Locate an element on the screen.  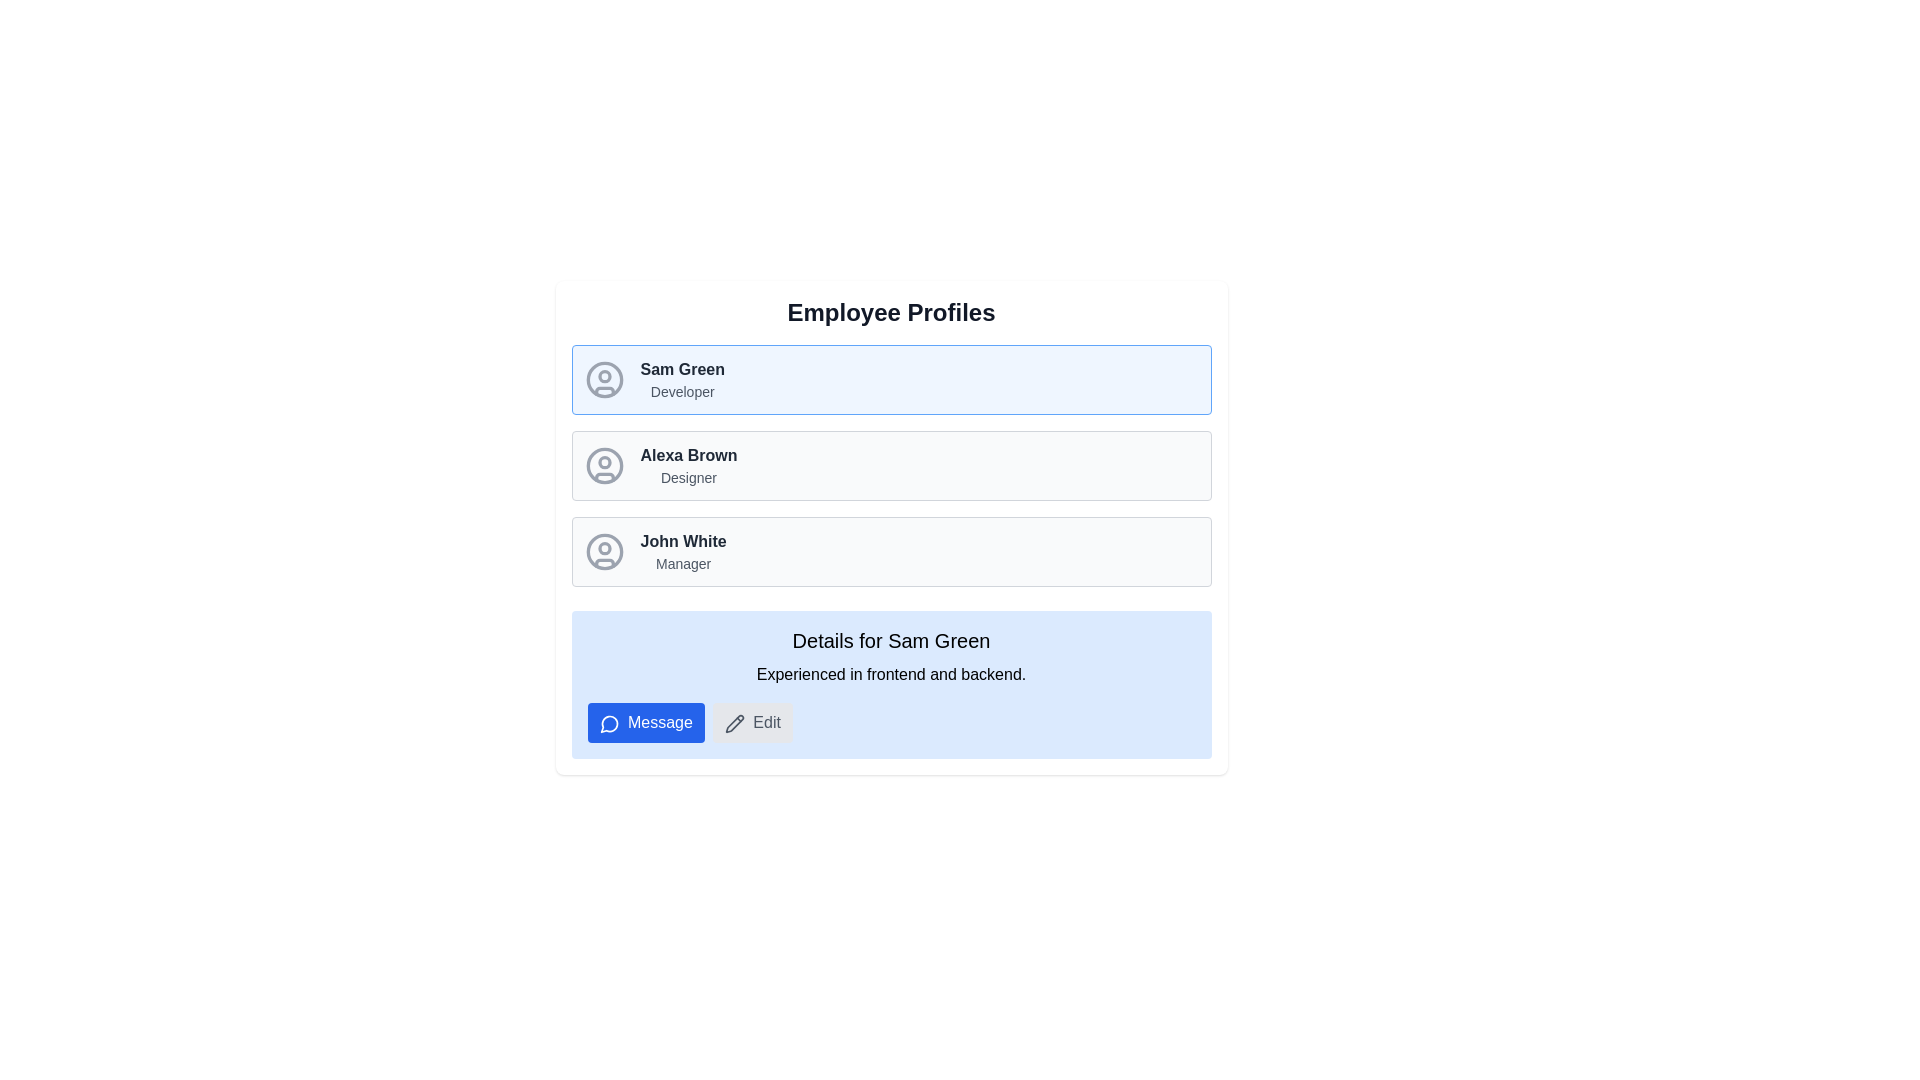
the blue 'Message' button with white text and a message icon is located at coordinates (646, 722).